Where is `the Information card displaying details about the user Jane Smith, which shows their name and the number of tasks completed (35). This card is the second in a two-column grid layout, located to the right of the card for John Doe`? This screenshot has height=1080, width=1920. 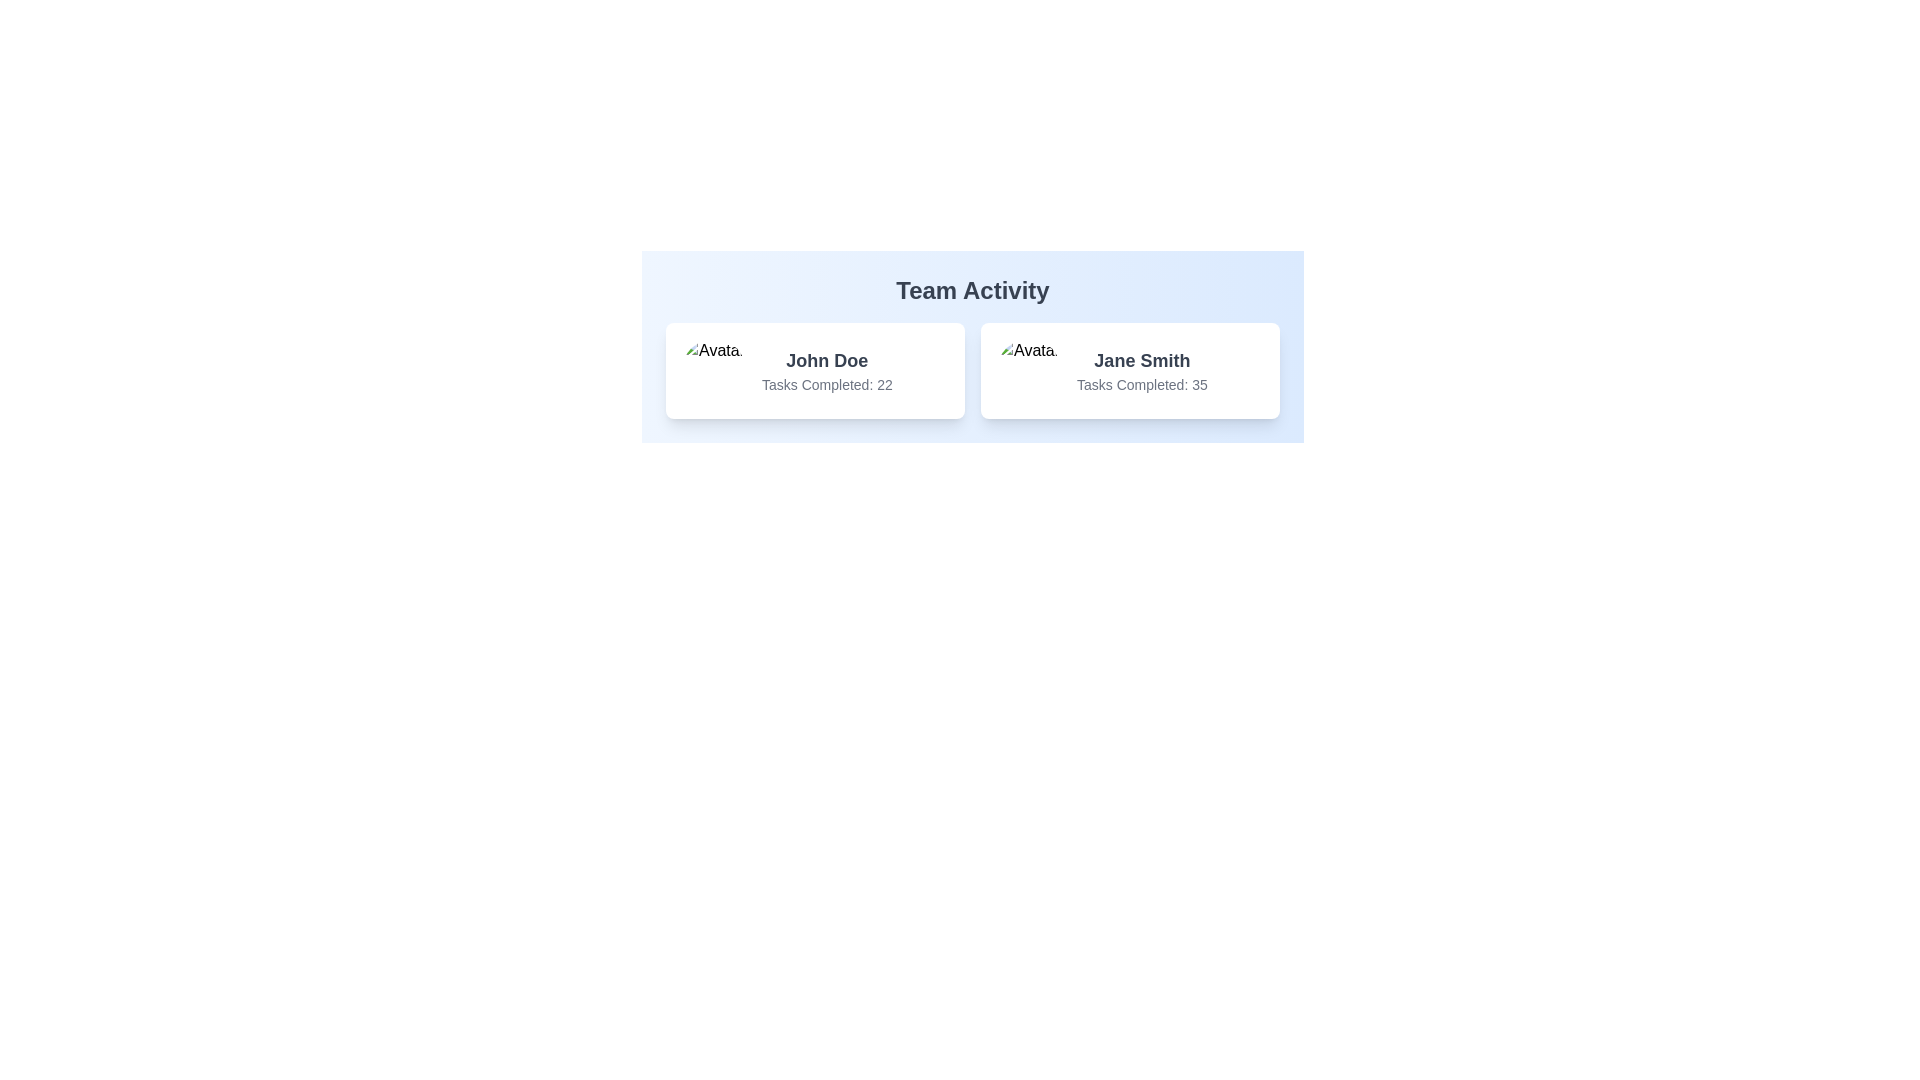 the Information card displaying details about the user Jane Smith, which shows their name and the number of tasks completed (35). This card is the second in a two-column grid layout, located to the right of the card for John Doe is located at coordinates (1130, 370).